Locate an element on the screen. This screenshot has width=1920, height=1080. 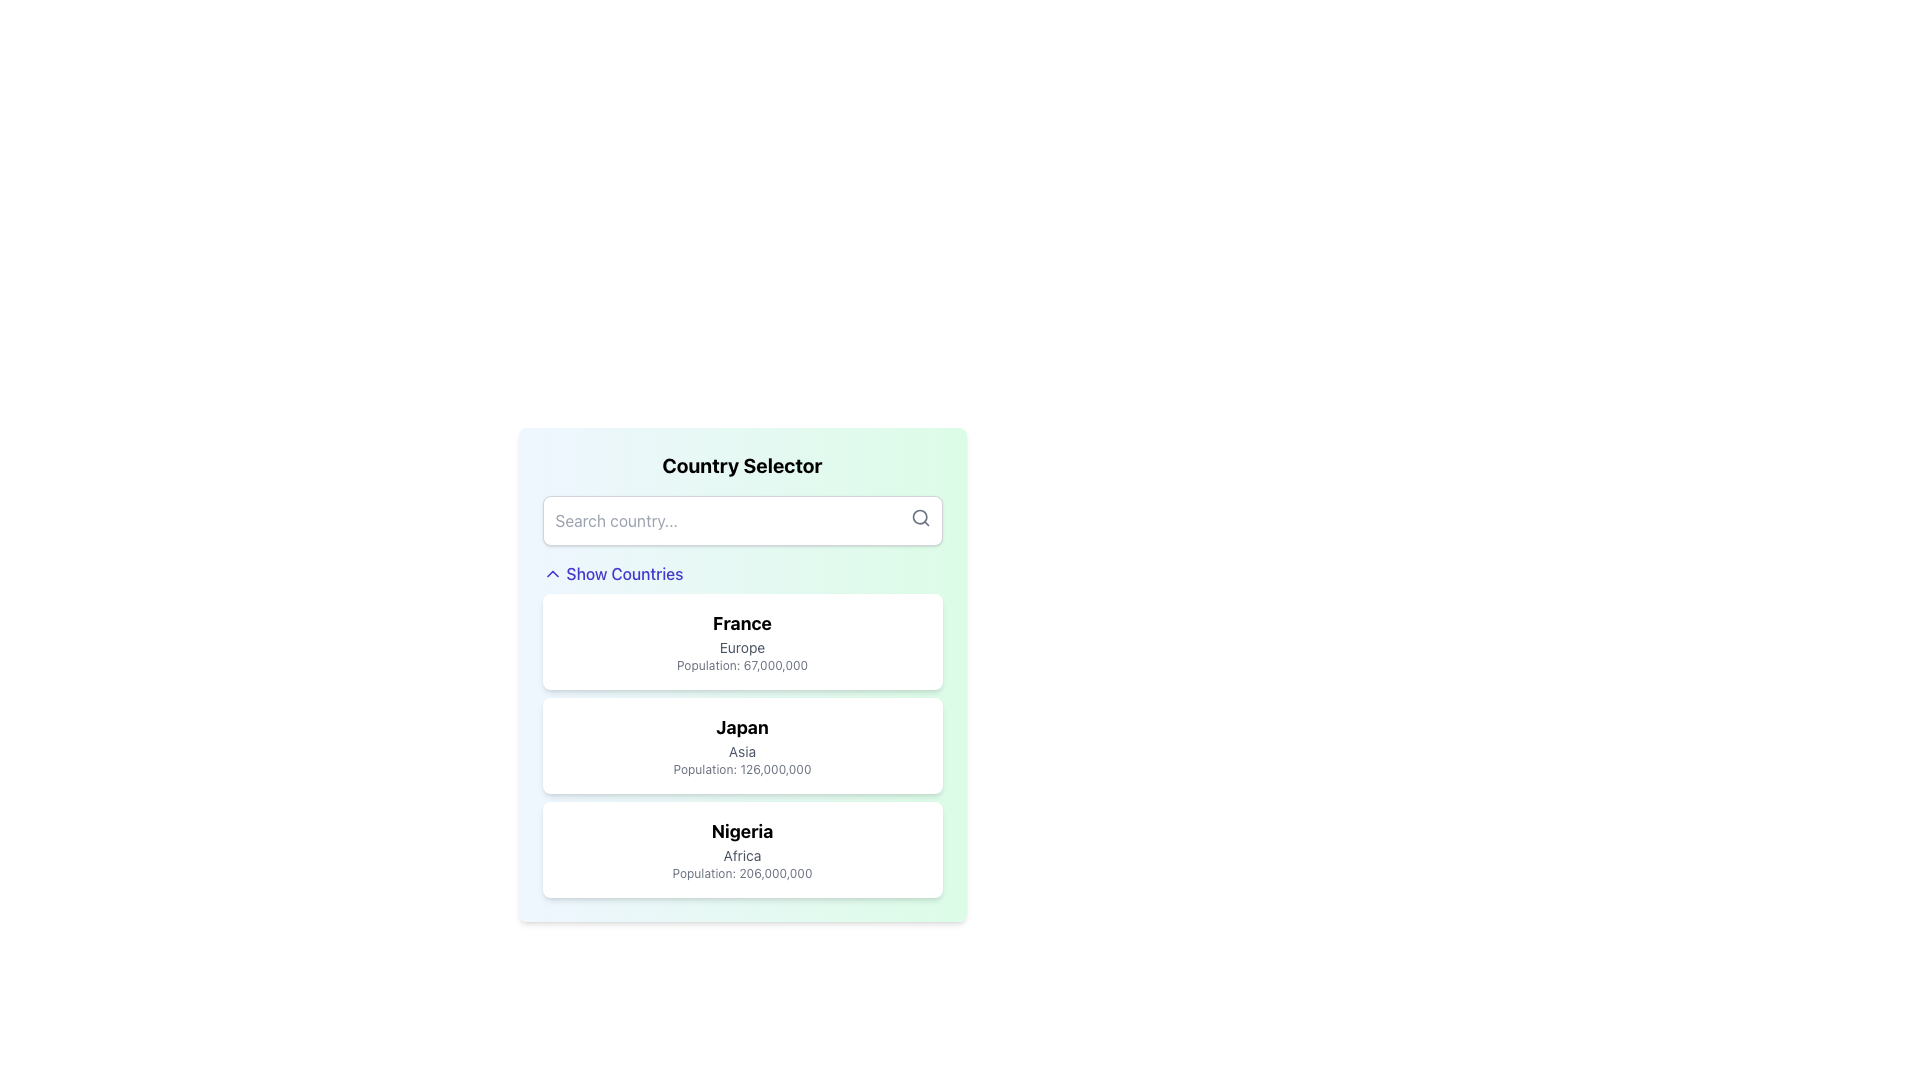
displayed information from the informational panel containing details about Japan, which is styled in rounded rectangular cards with bold country names, continent names in lighter font, and population in smaller font is located at coordinates (741, 745).